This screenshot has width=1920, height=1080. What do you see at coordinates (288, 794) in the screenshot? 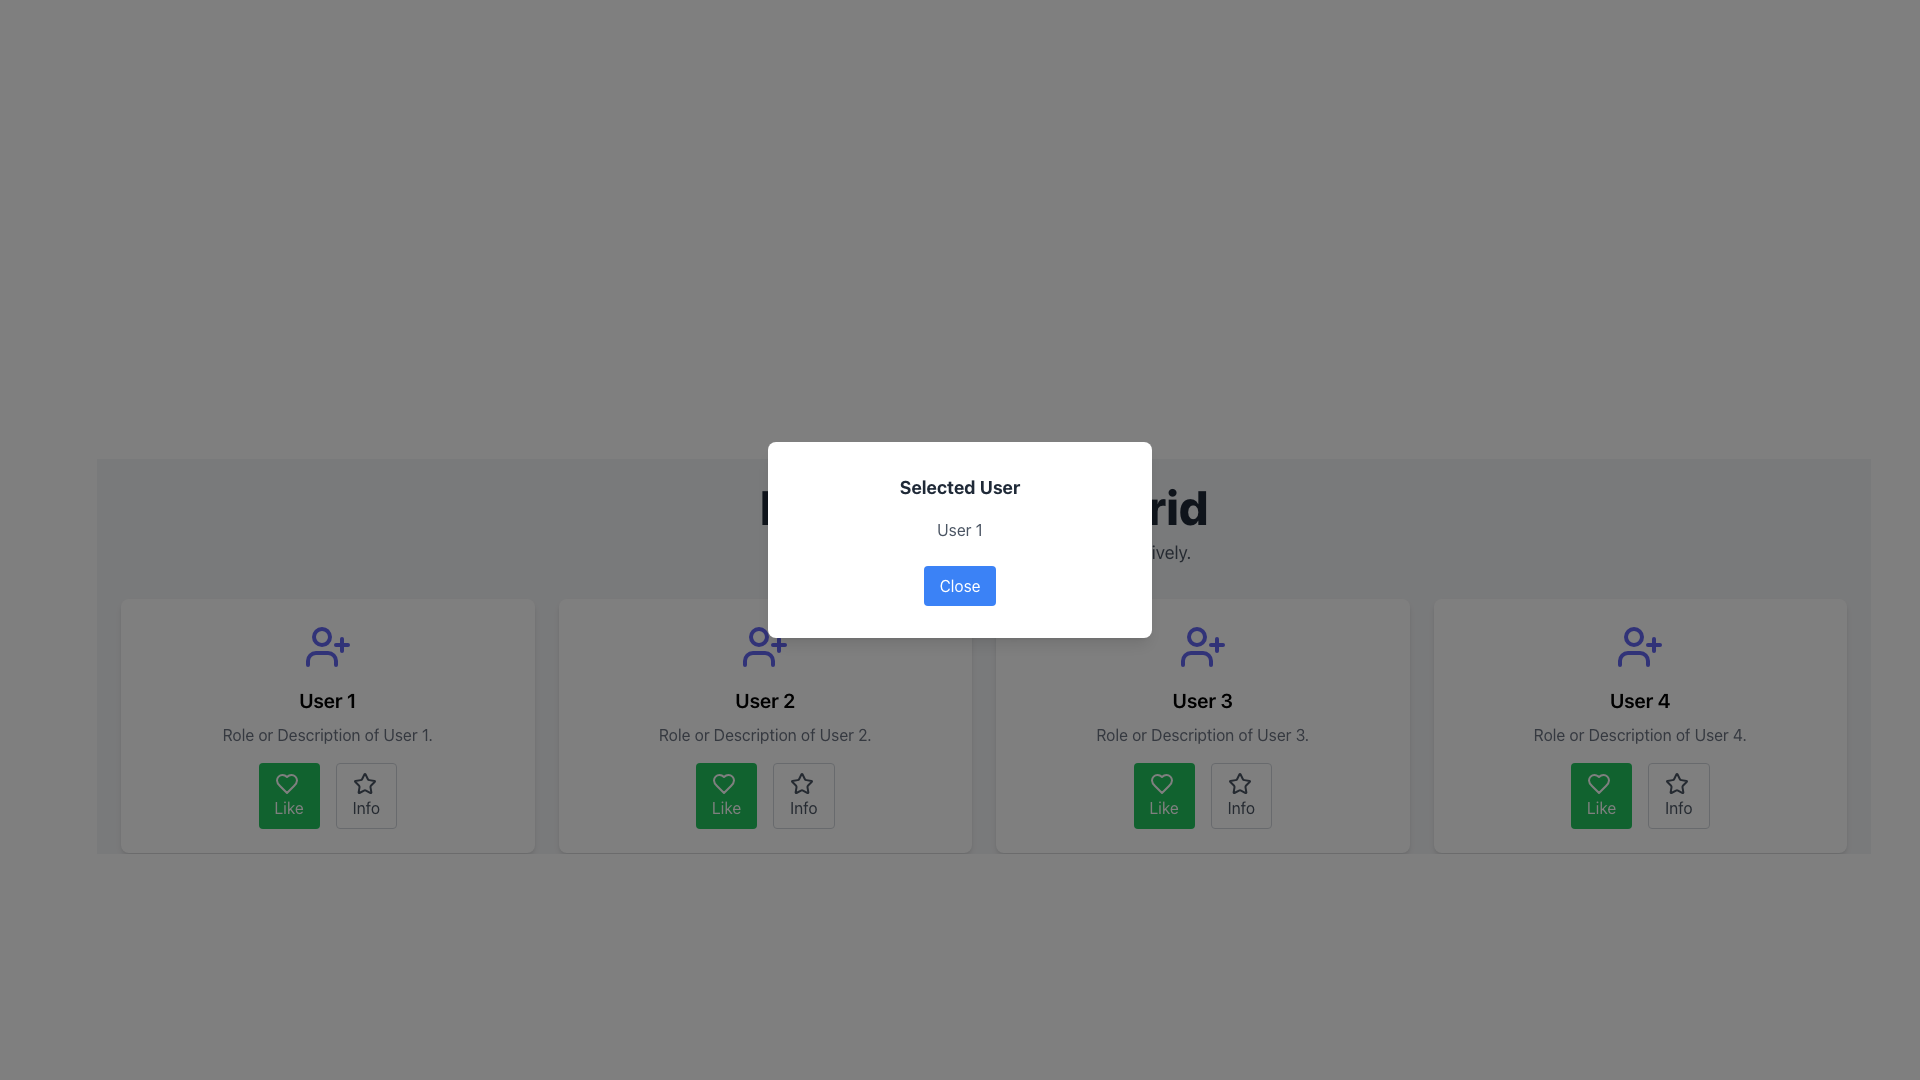
I see `the 'Like' button associated with 'User 1' to express liking for the item` at bounding box center [288, 794].